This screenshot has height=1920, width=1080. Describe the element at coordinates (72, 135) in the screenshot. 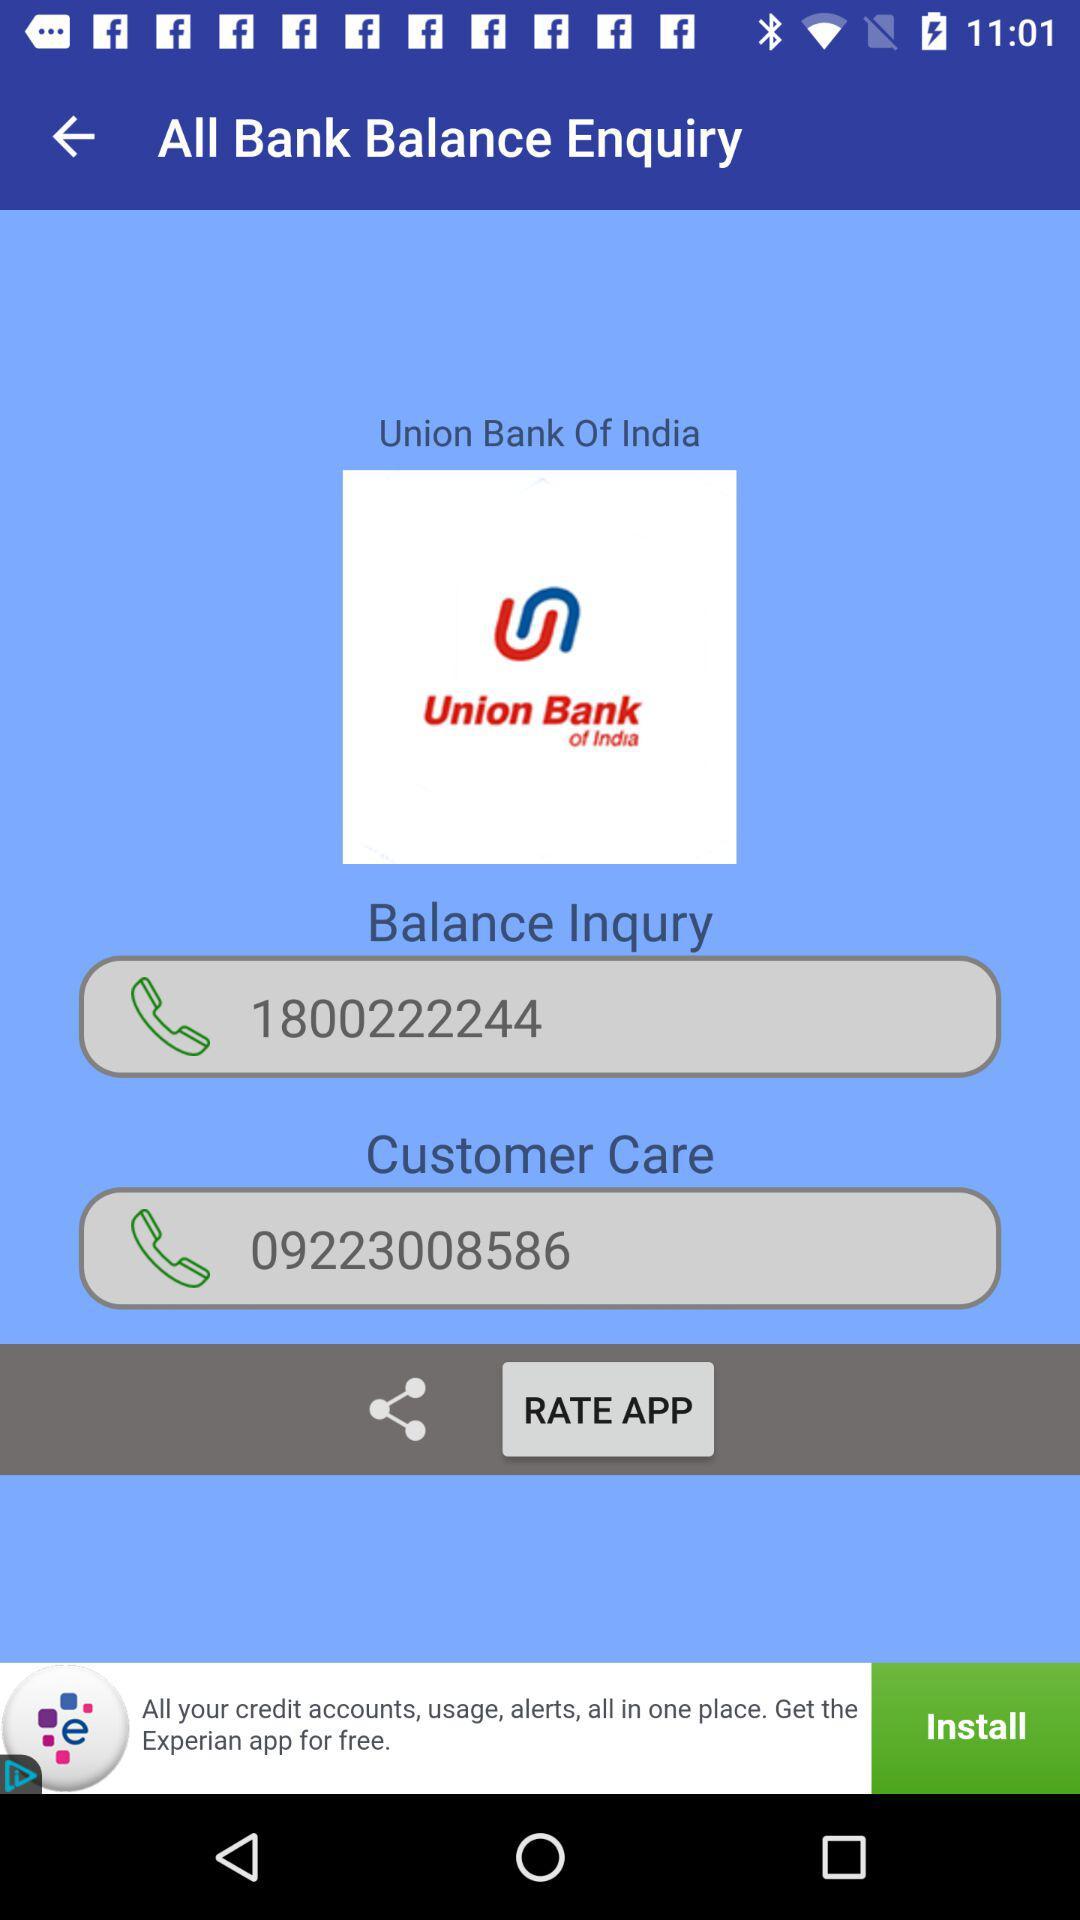

I see `icon at the top left corner` at that location.